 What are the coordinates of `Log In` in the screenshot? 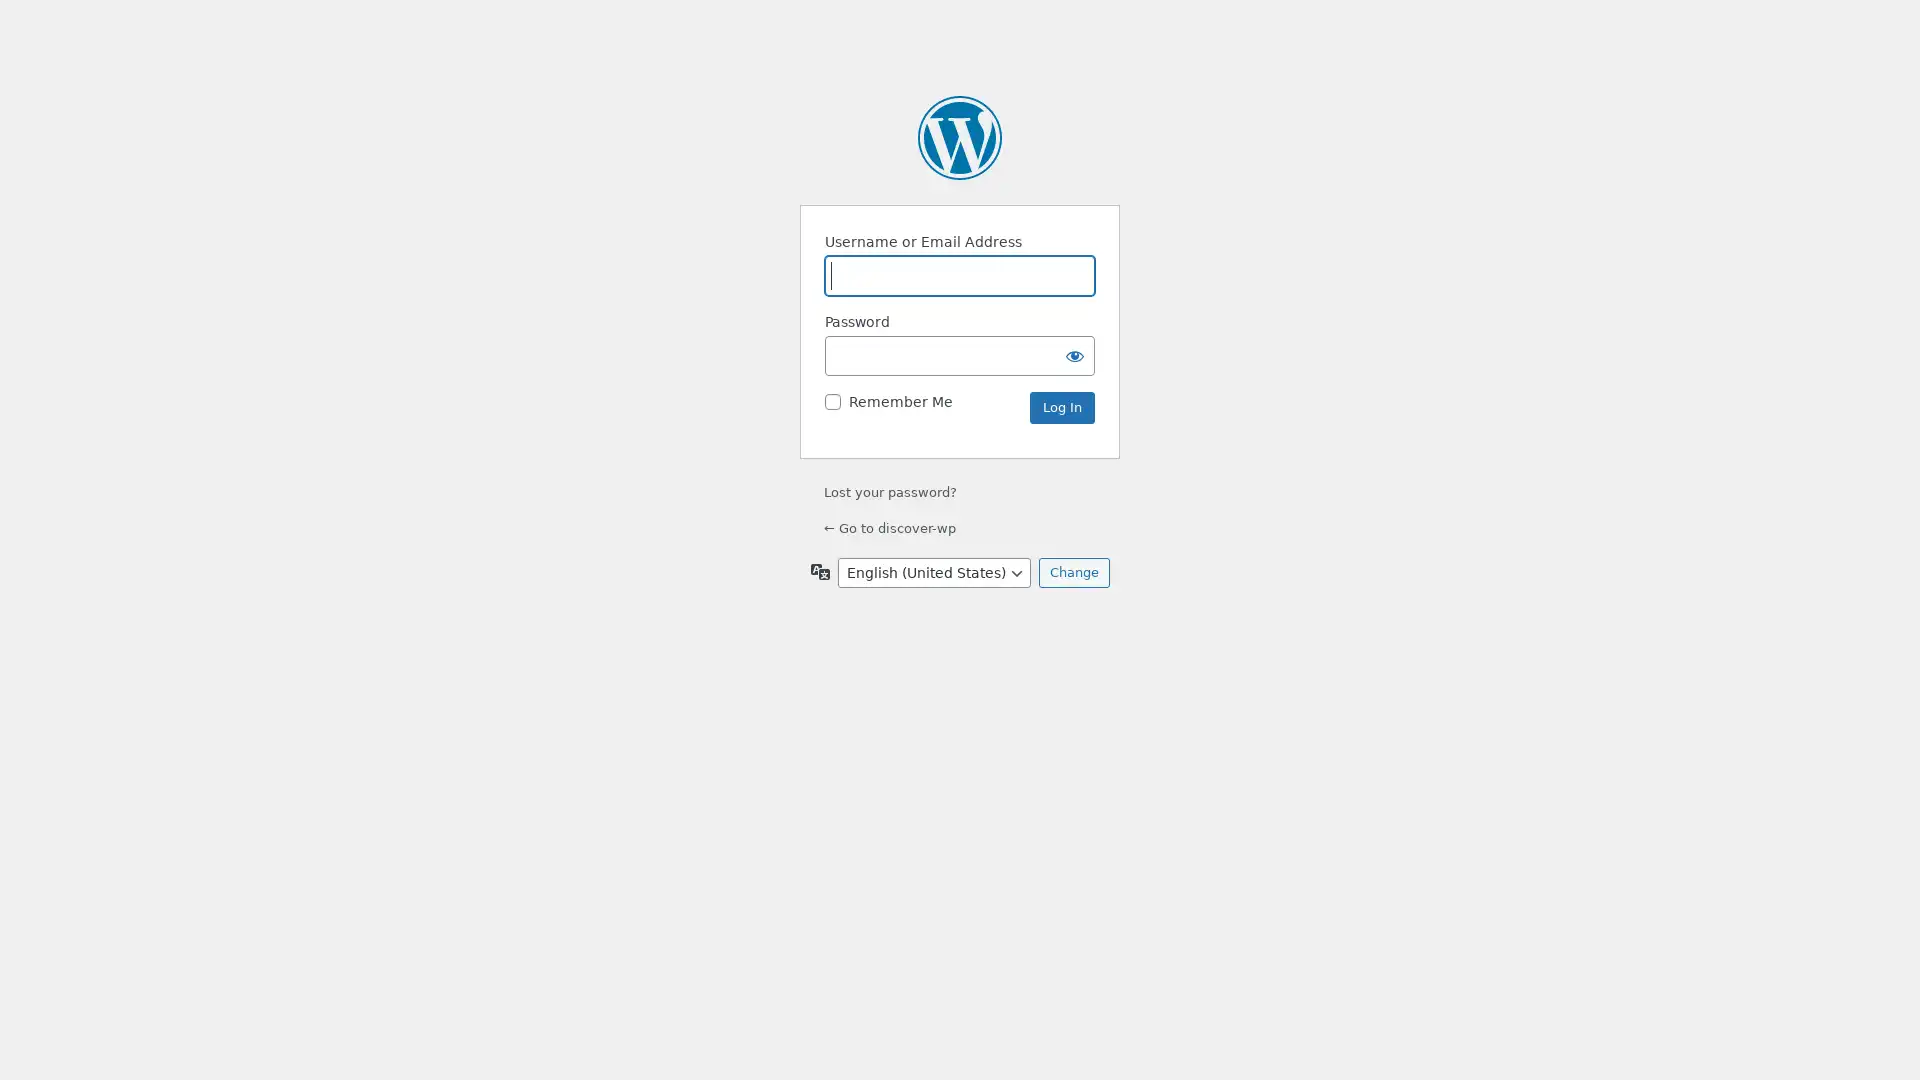 It's located at (1061, 407).